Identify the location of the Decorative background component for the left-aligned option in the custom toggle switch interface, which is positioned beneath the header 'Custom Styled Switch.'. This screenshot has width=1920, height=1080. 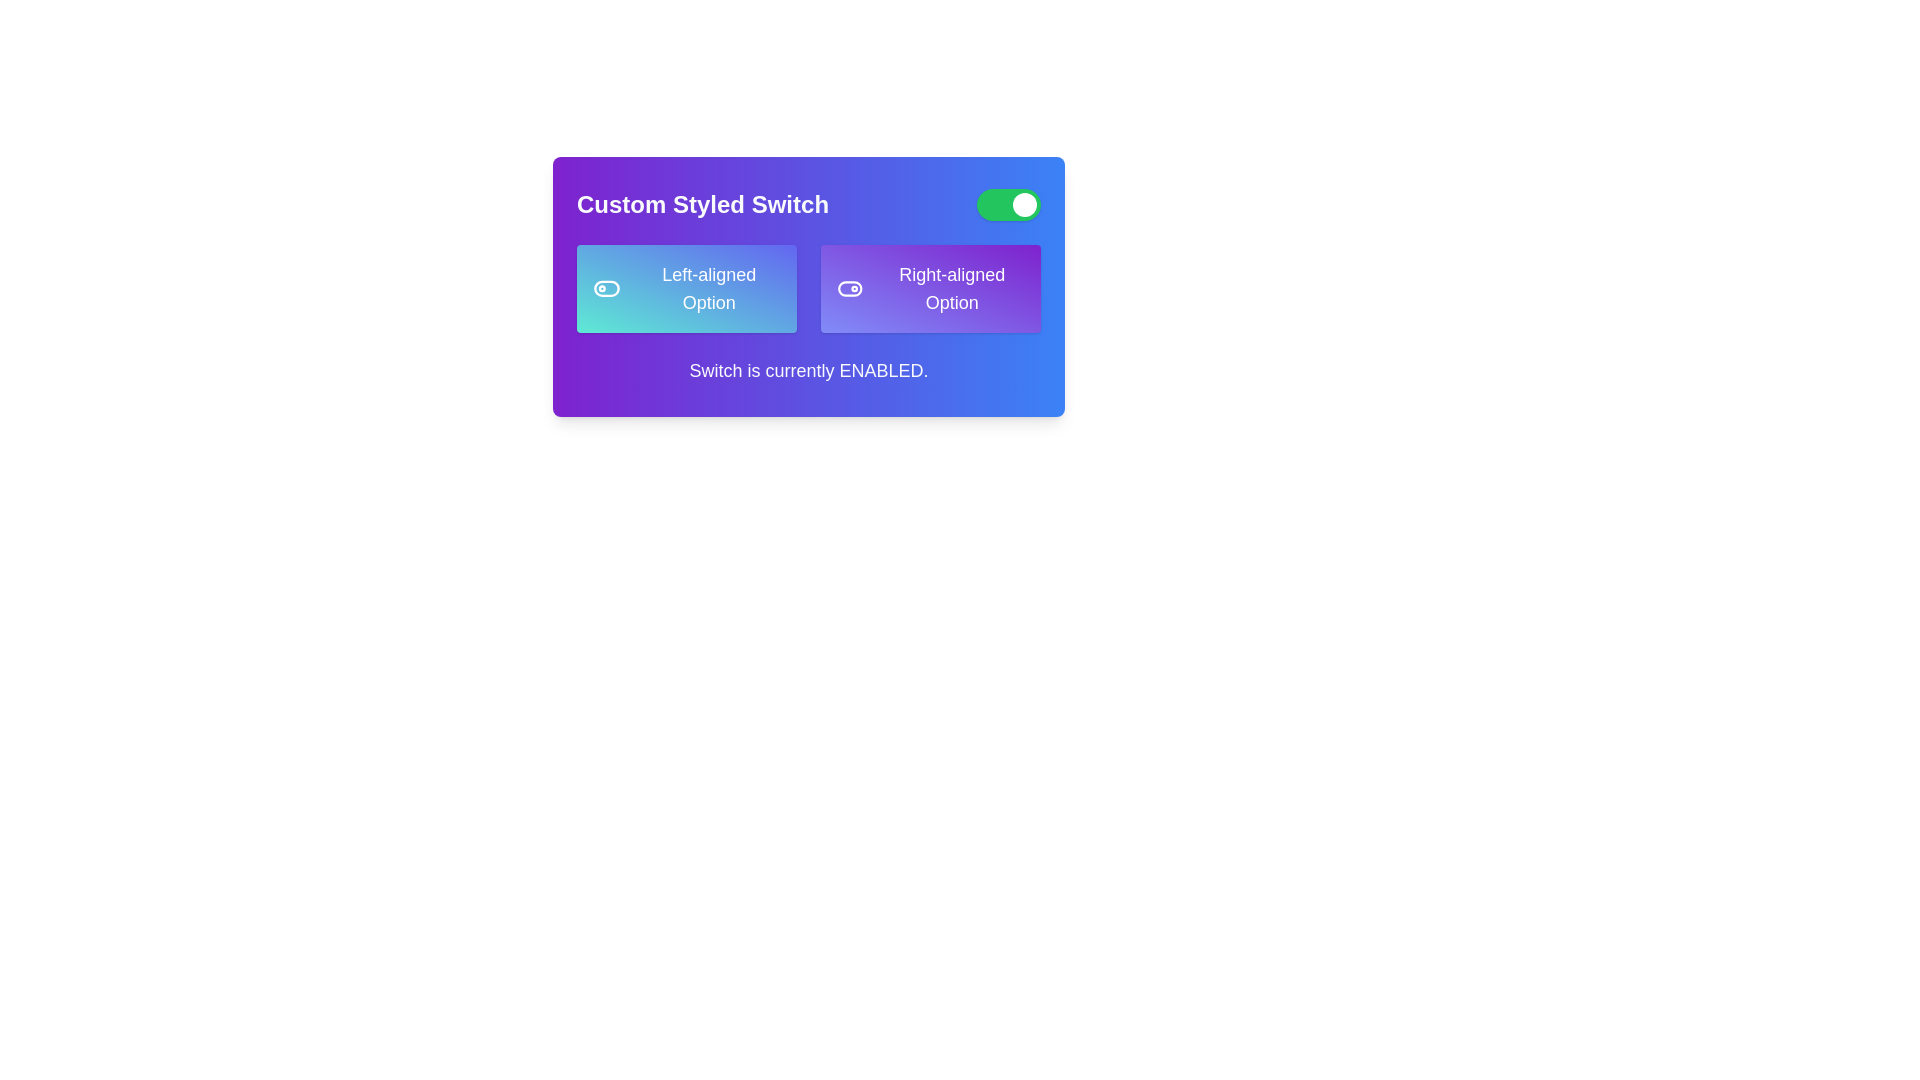
(606, 289).